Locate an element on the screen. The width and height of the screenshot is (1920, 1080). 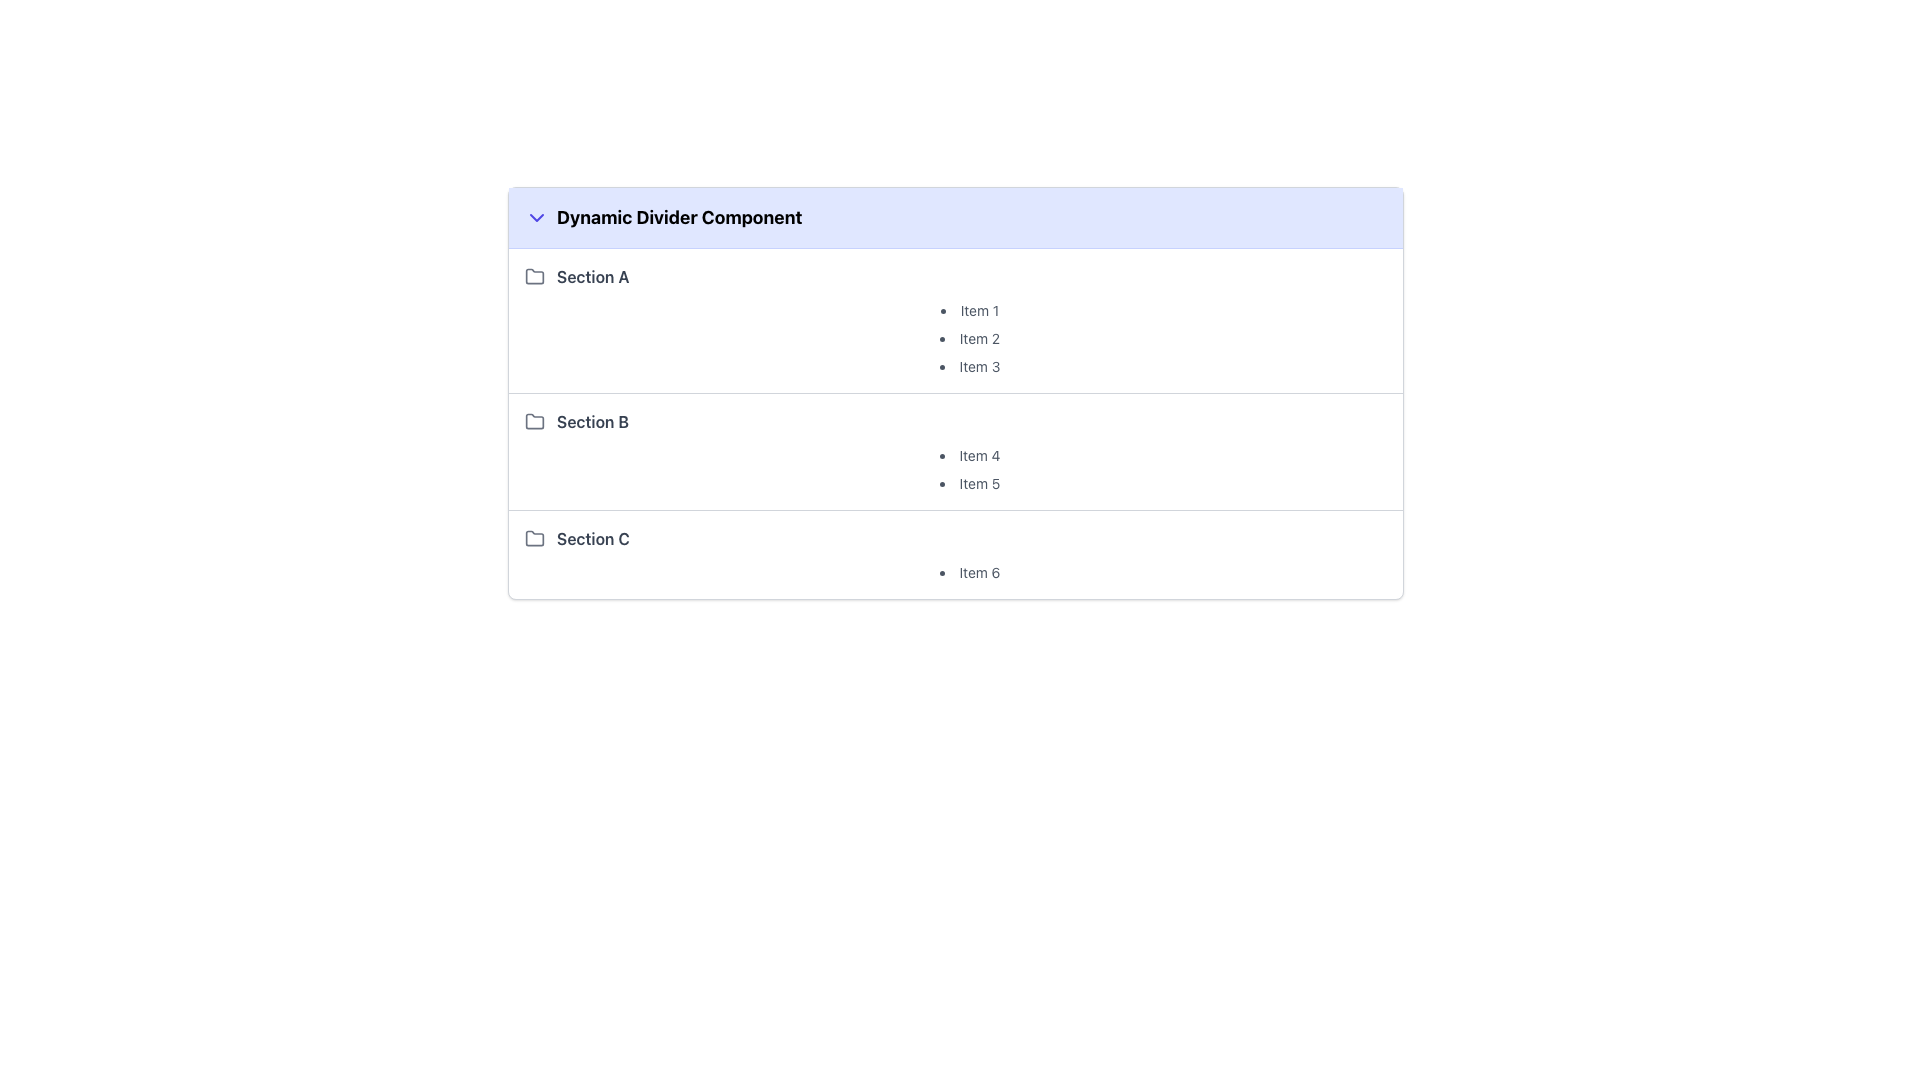
the icon representing 'Section A', which is positioned to the left of the text 'Section A' in the section header group is located at coordinates (534, 277).